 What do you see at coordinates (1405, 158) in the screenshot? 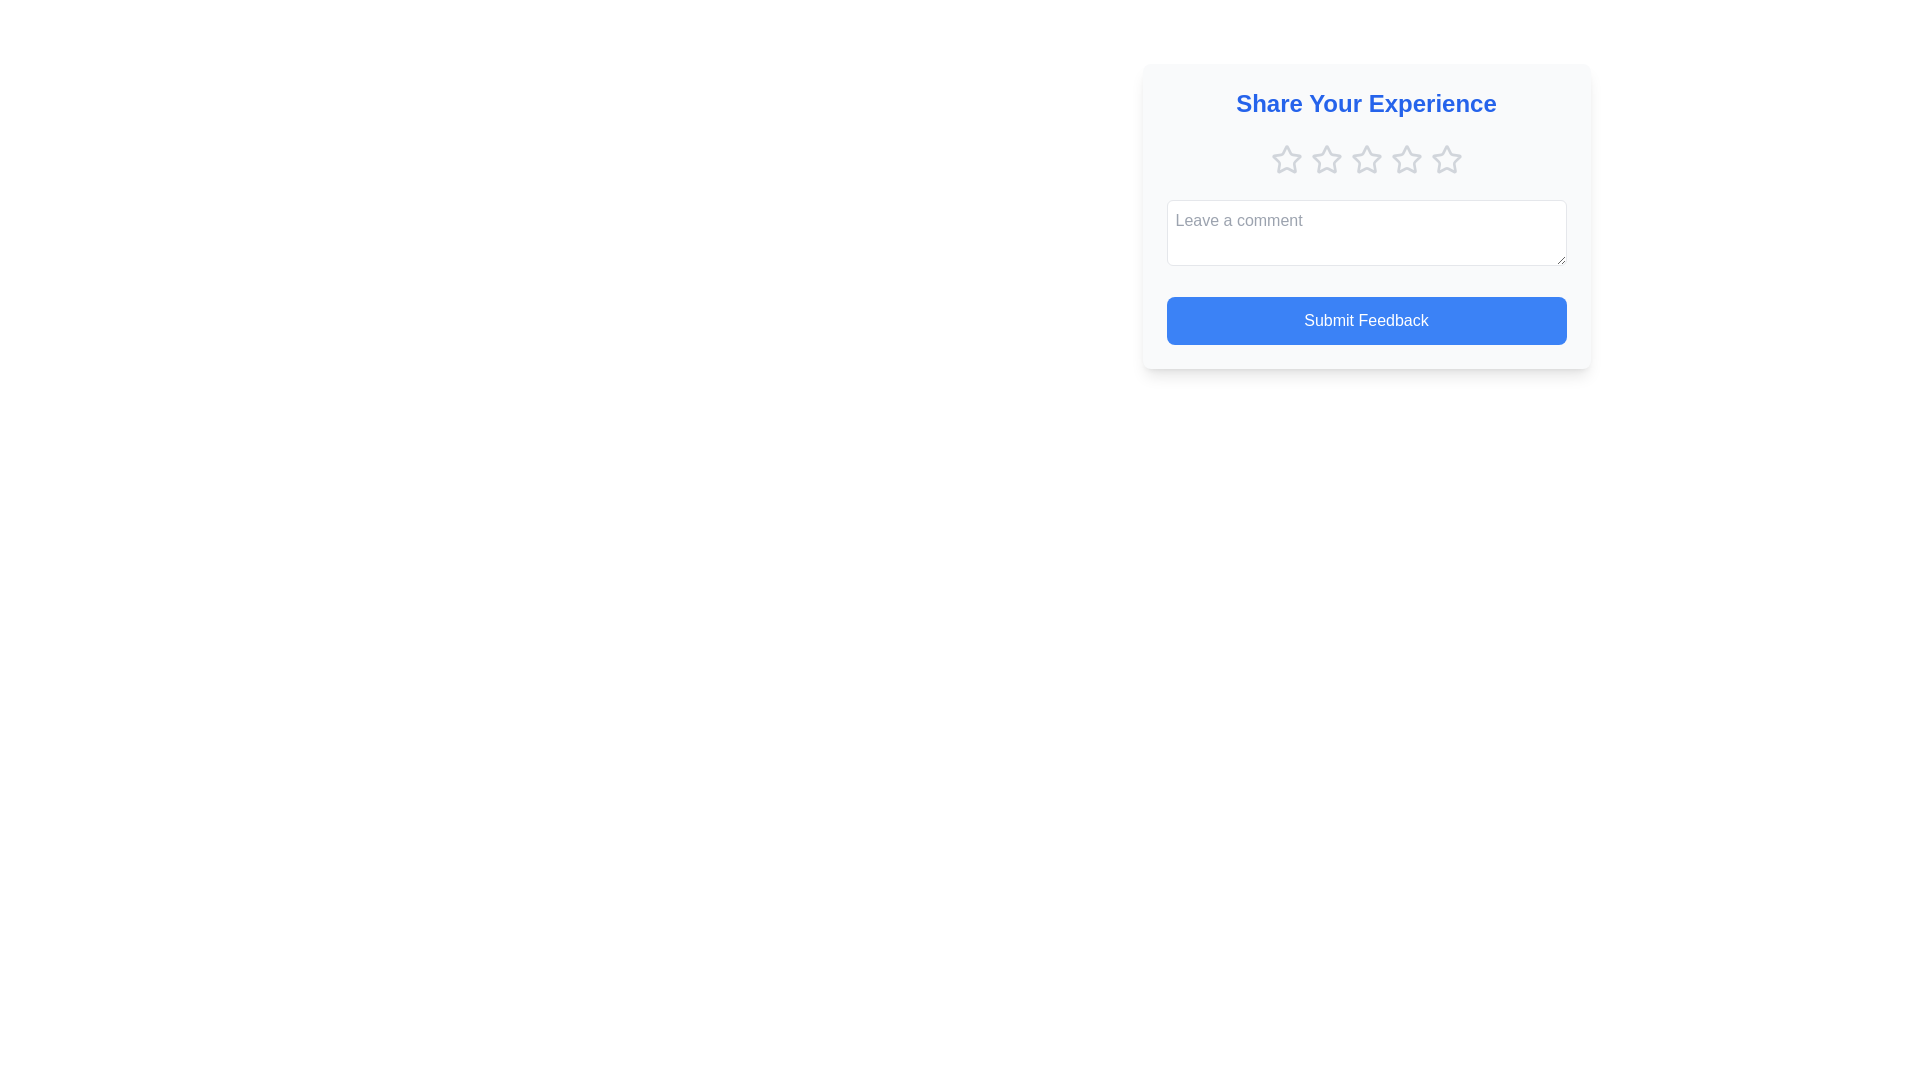
I see `the fourth star icon in the rating system` at bounding box center [1405, 158].